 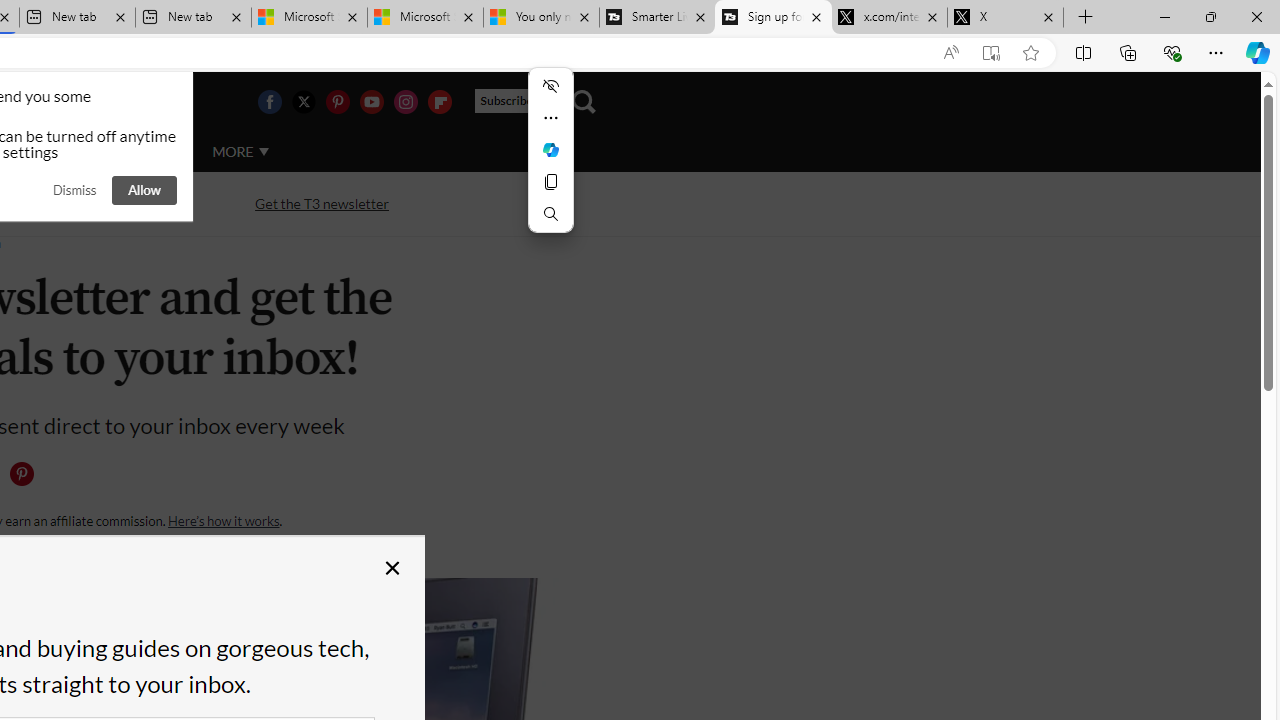 I want to click on 'Mini menu on text selection', so click(x=551, y=148).